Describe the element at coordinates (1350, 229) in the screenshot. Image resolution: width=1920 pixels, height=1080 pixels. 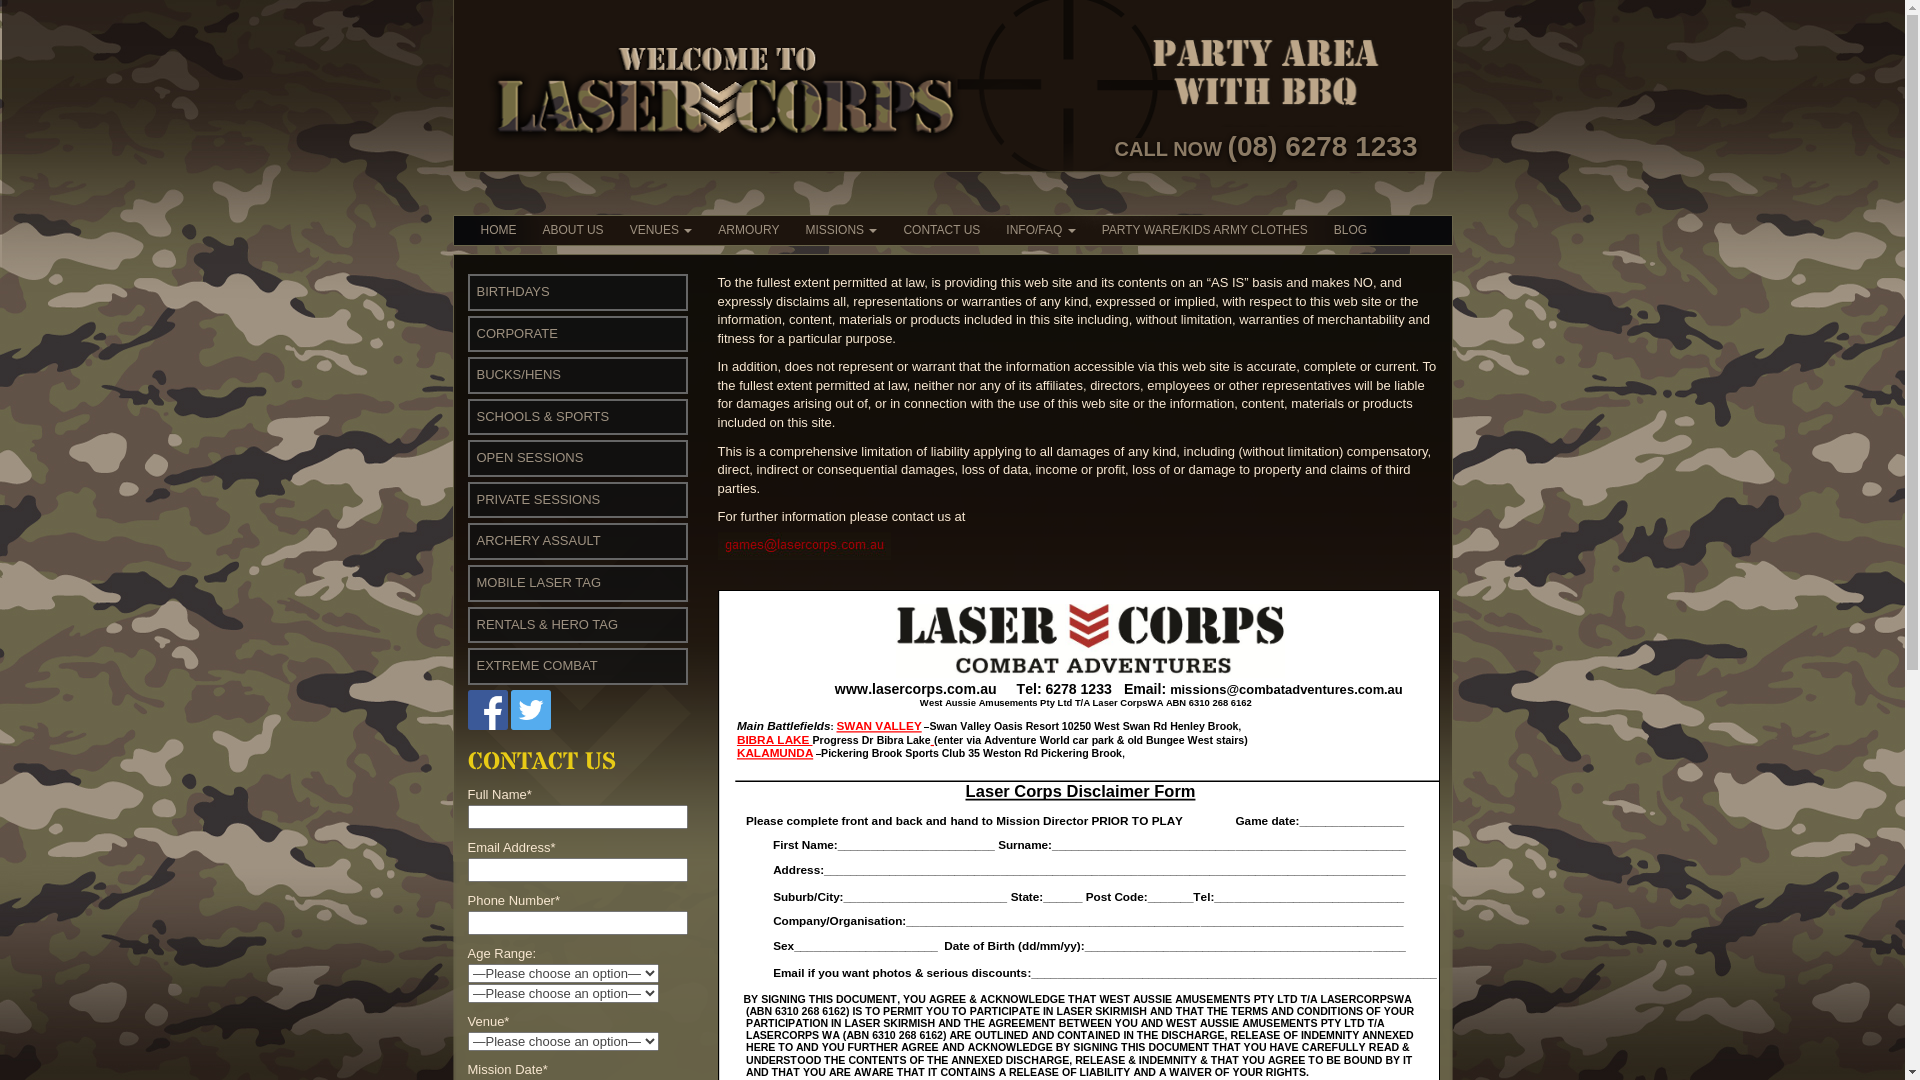
I see `'BLOG'` at that location.